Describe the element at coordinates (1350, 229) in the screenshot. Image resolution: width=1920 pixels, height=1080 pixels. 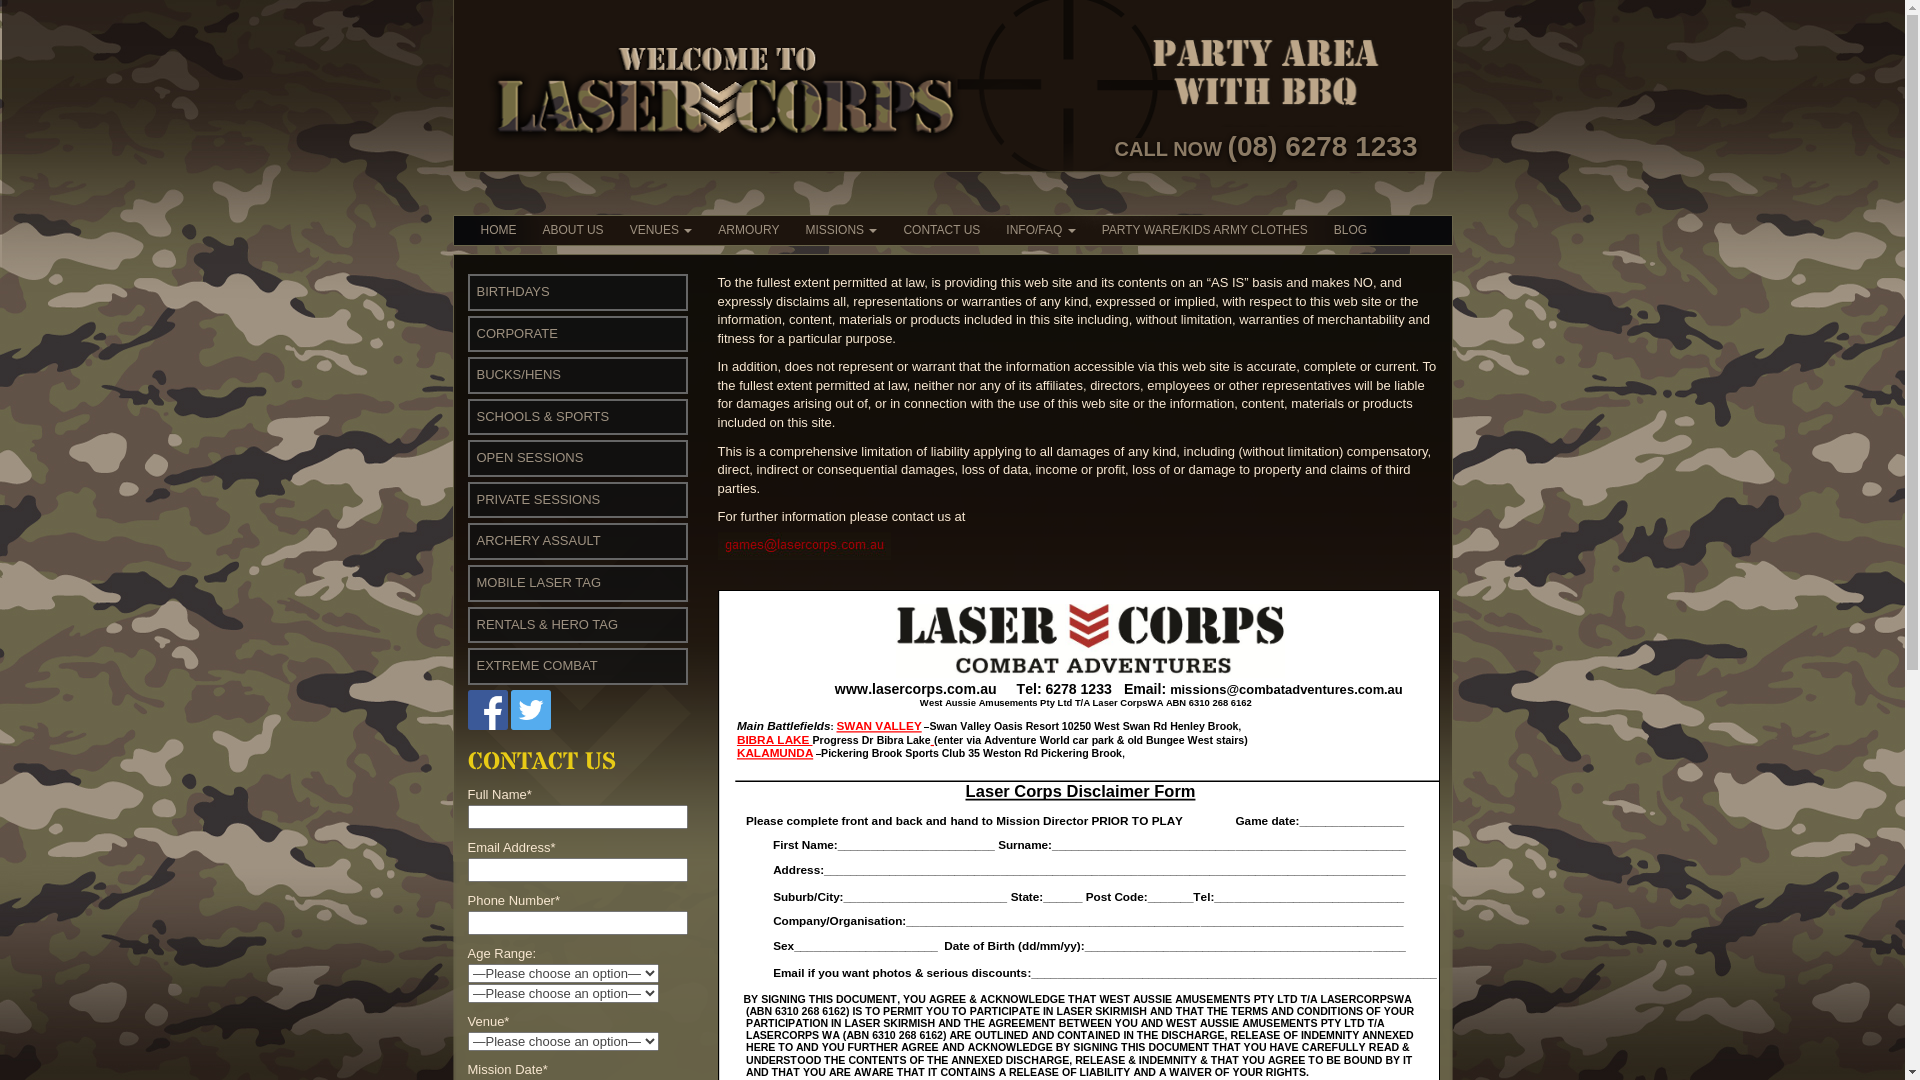
I see `'BLOG'` at that location.